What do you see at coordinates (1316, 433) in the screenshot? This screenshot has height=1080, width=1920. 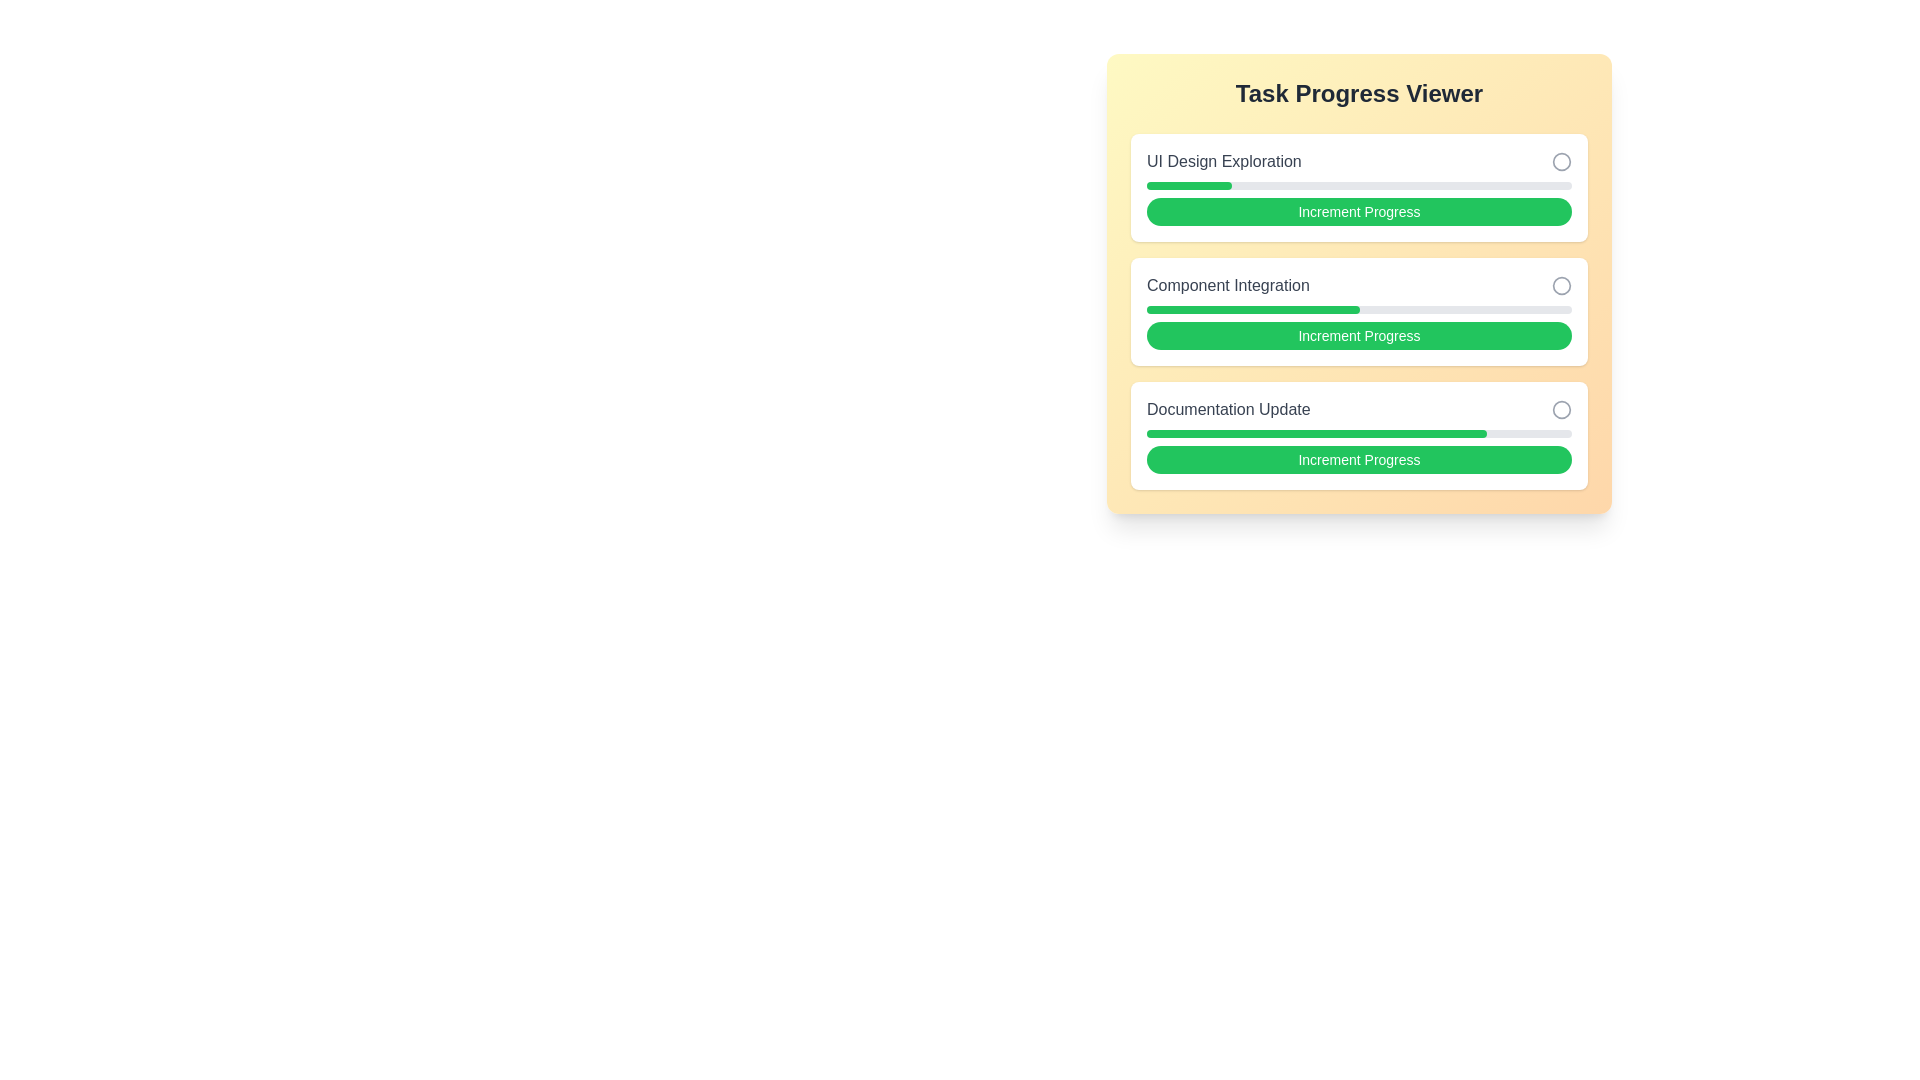 I see `the filling component of the third task's progress bar labeled 'Documentation Update', which indicates 80% completion in the 'Task Progress Viewer'` at bounding box center [1316, 433].